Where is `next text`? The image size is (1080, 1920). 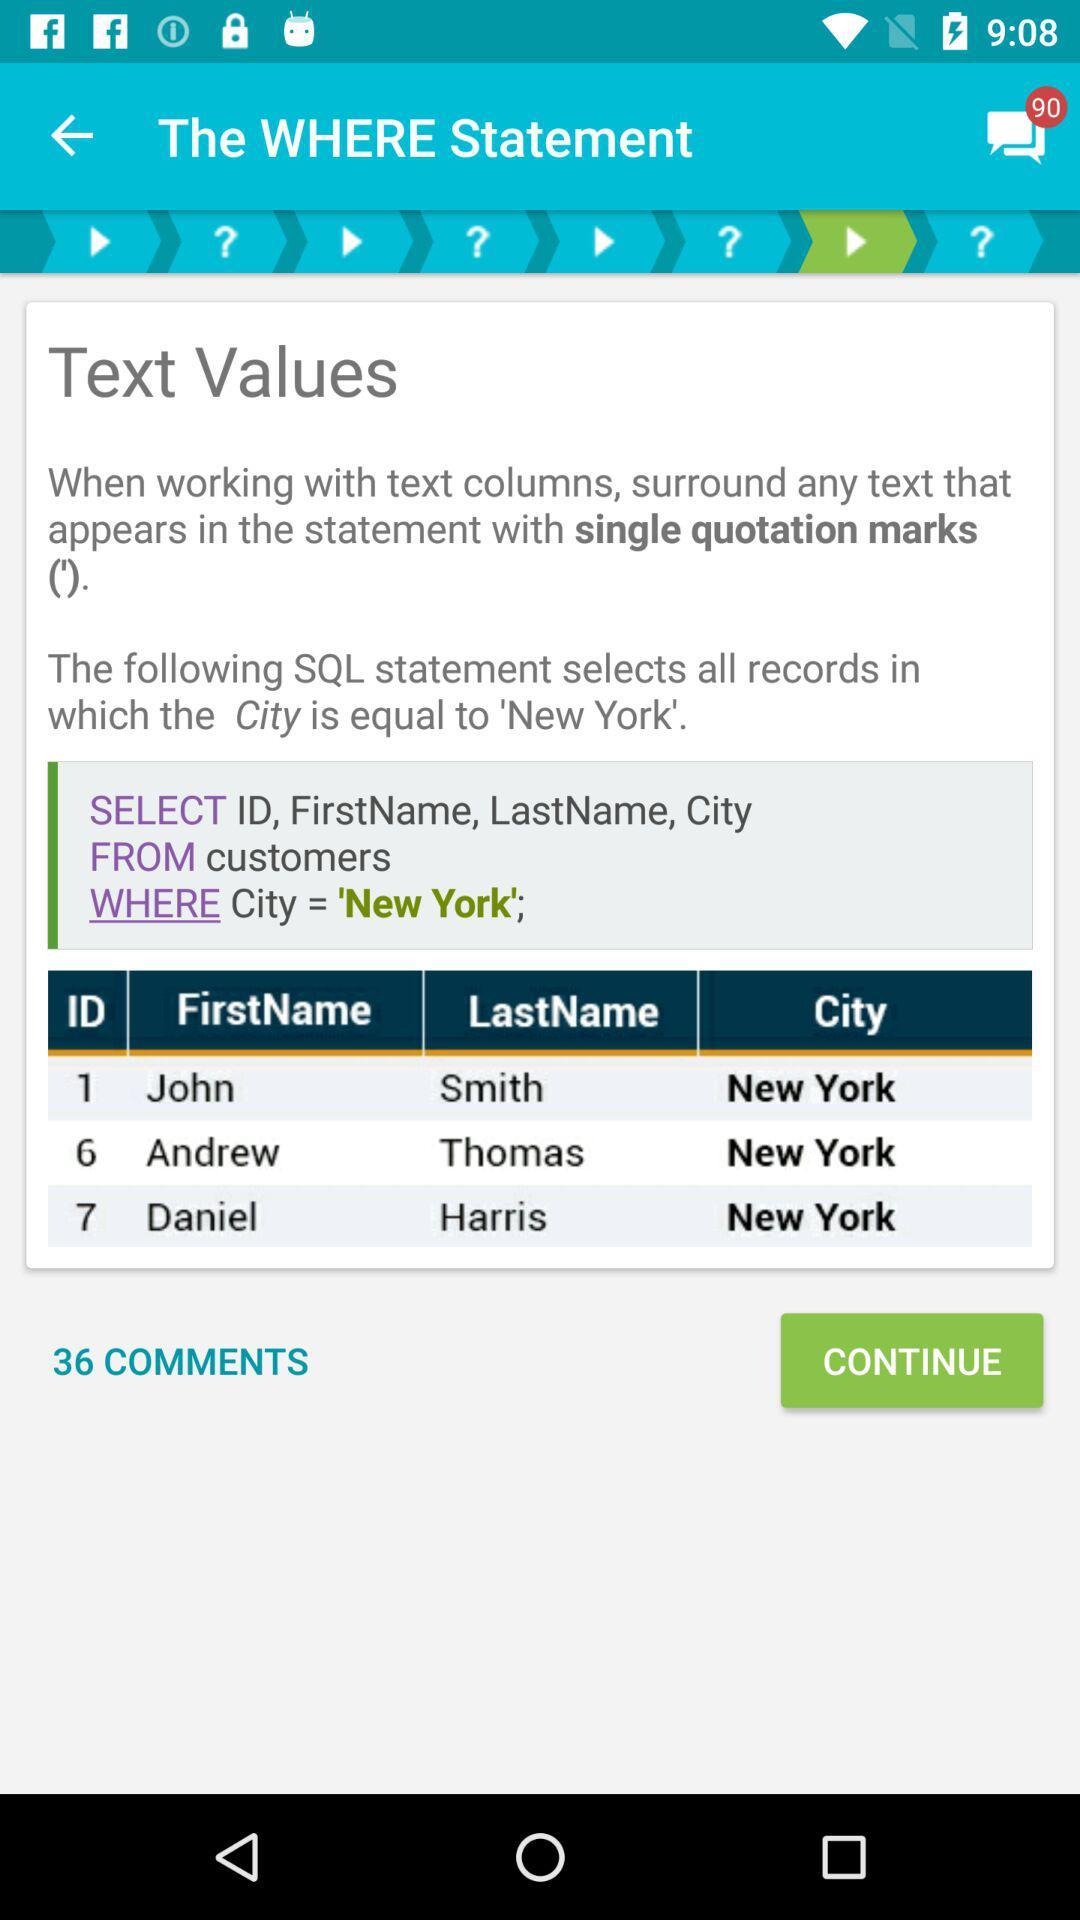 next text is located at coordinates (99, 240).